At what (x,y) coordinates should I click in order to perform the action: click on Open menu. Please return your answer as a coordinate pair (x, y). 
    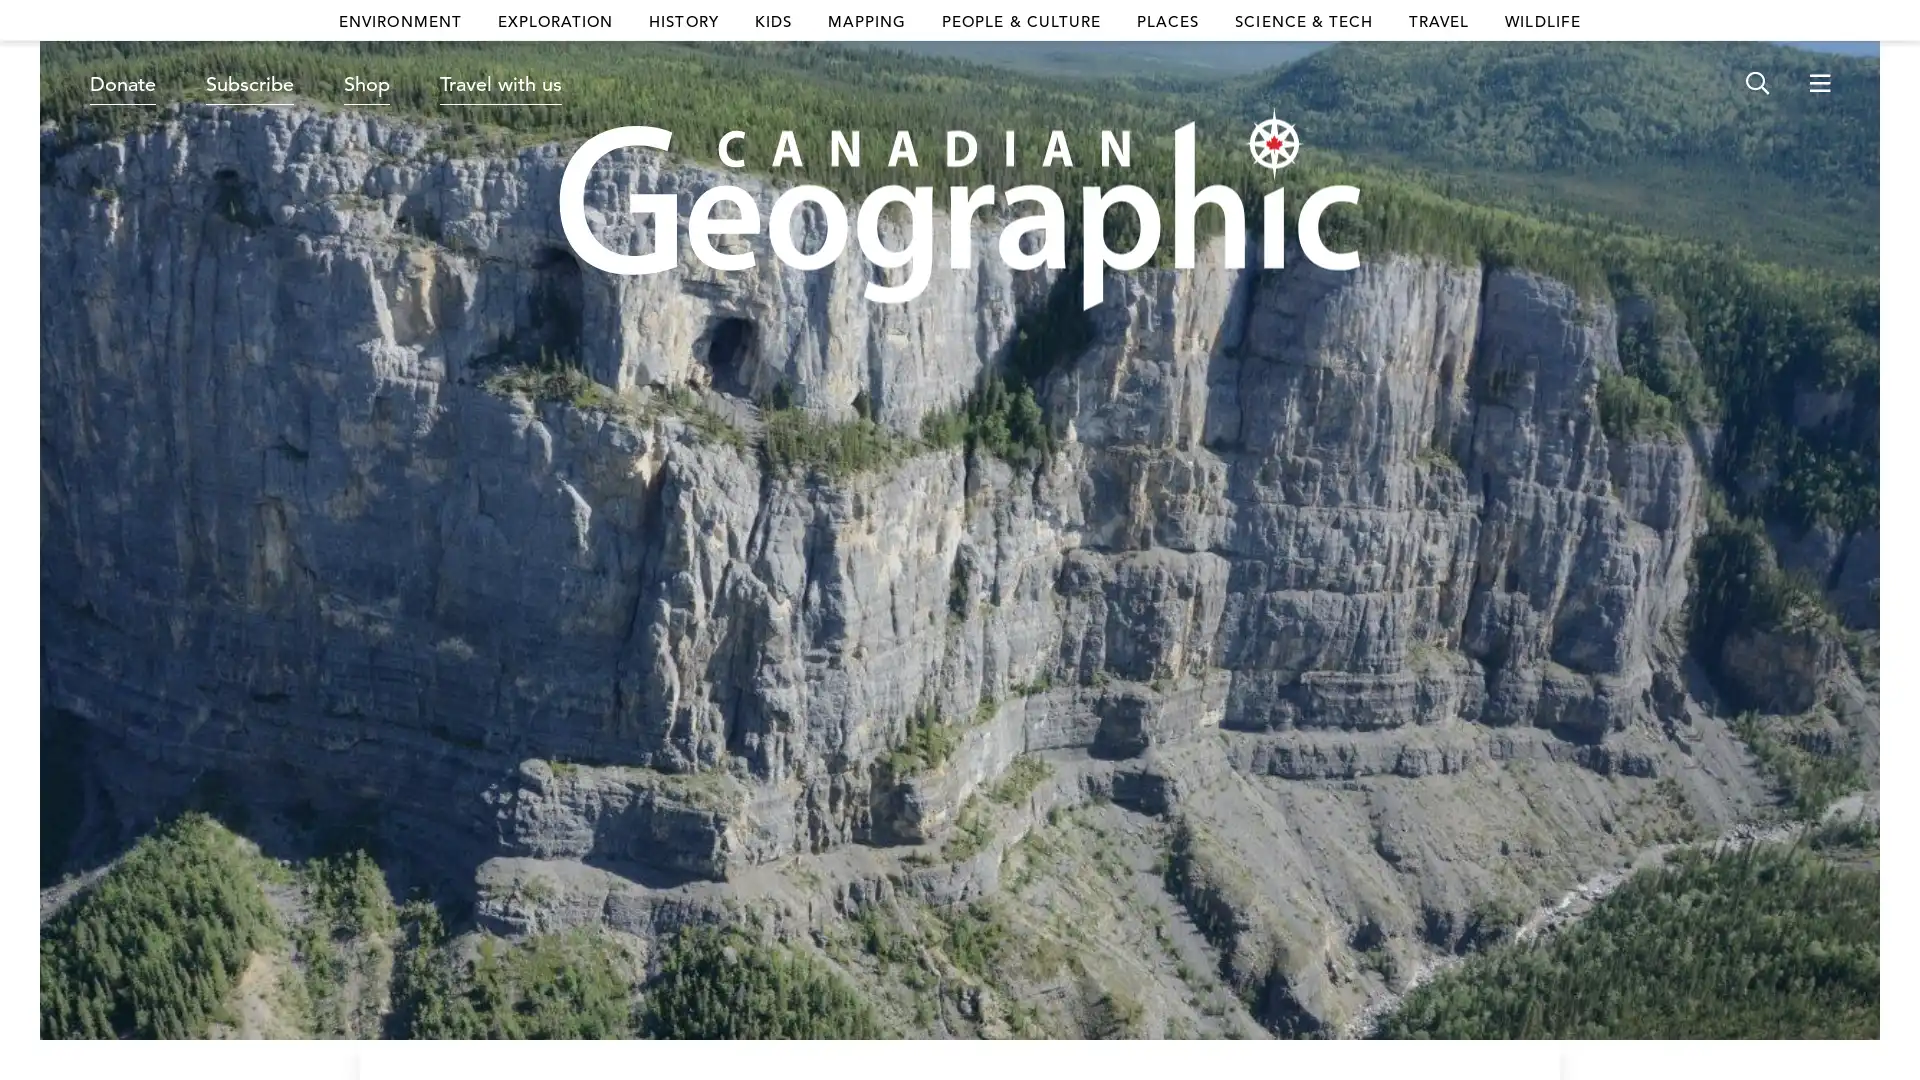
    Looking at the image, I should click on (1819, 83).